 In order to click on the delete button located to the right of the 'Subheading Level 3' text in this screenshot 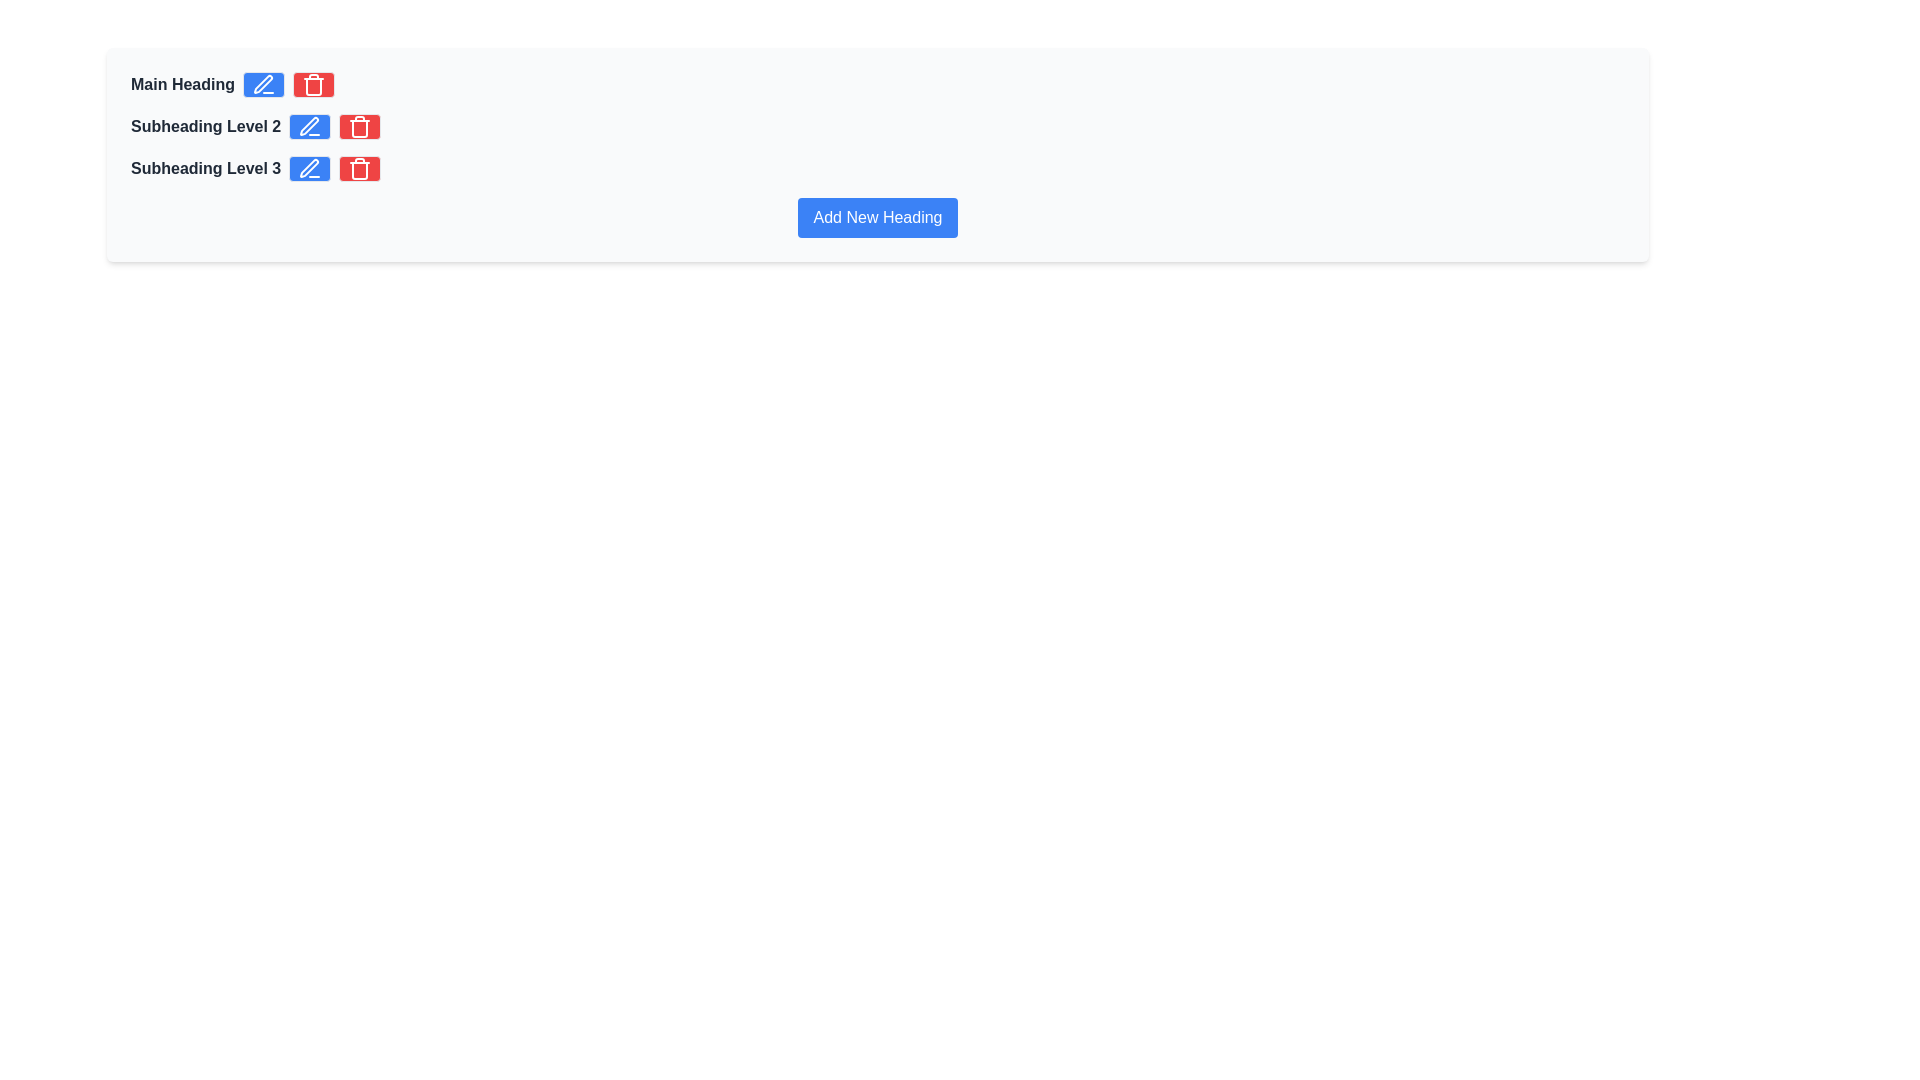, I will do `click(360, 168)`.